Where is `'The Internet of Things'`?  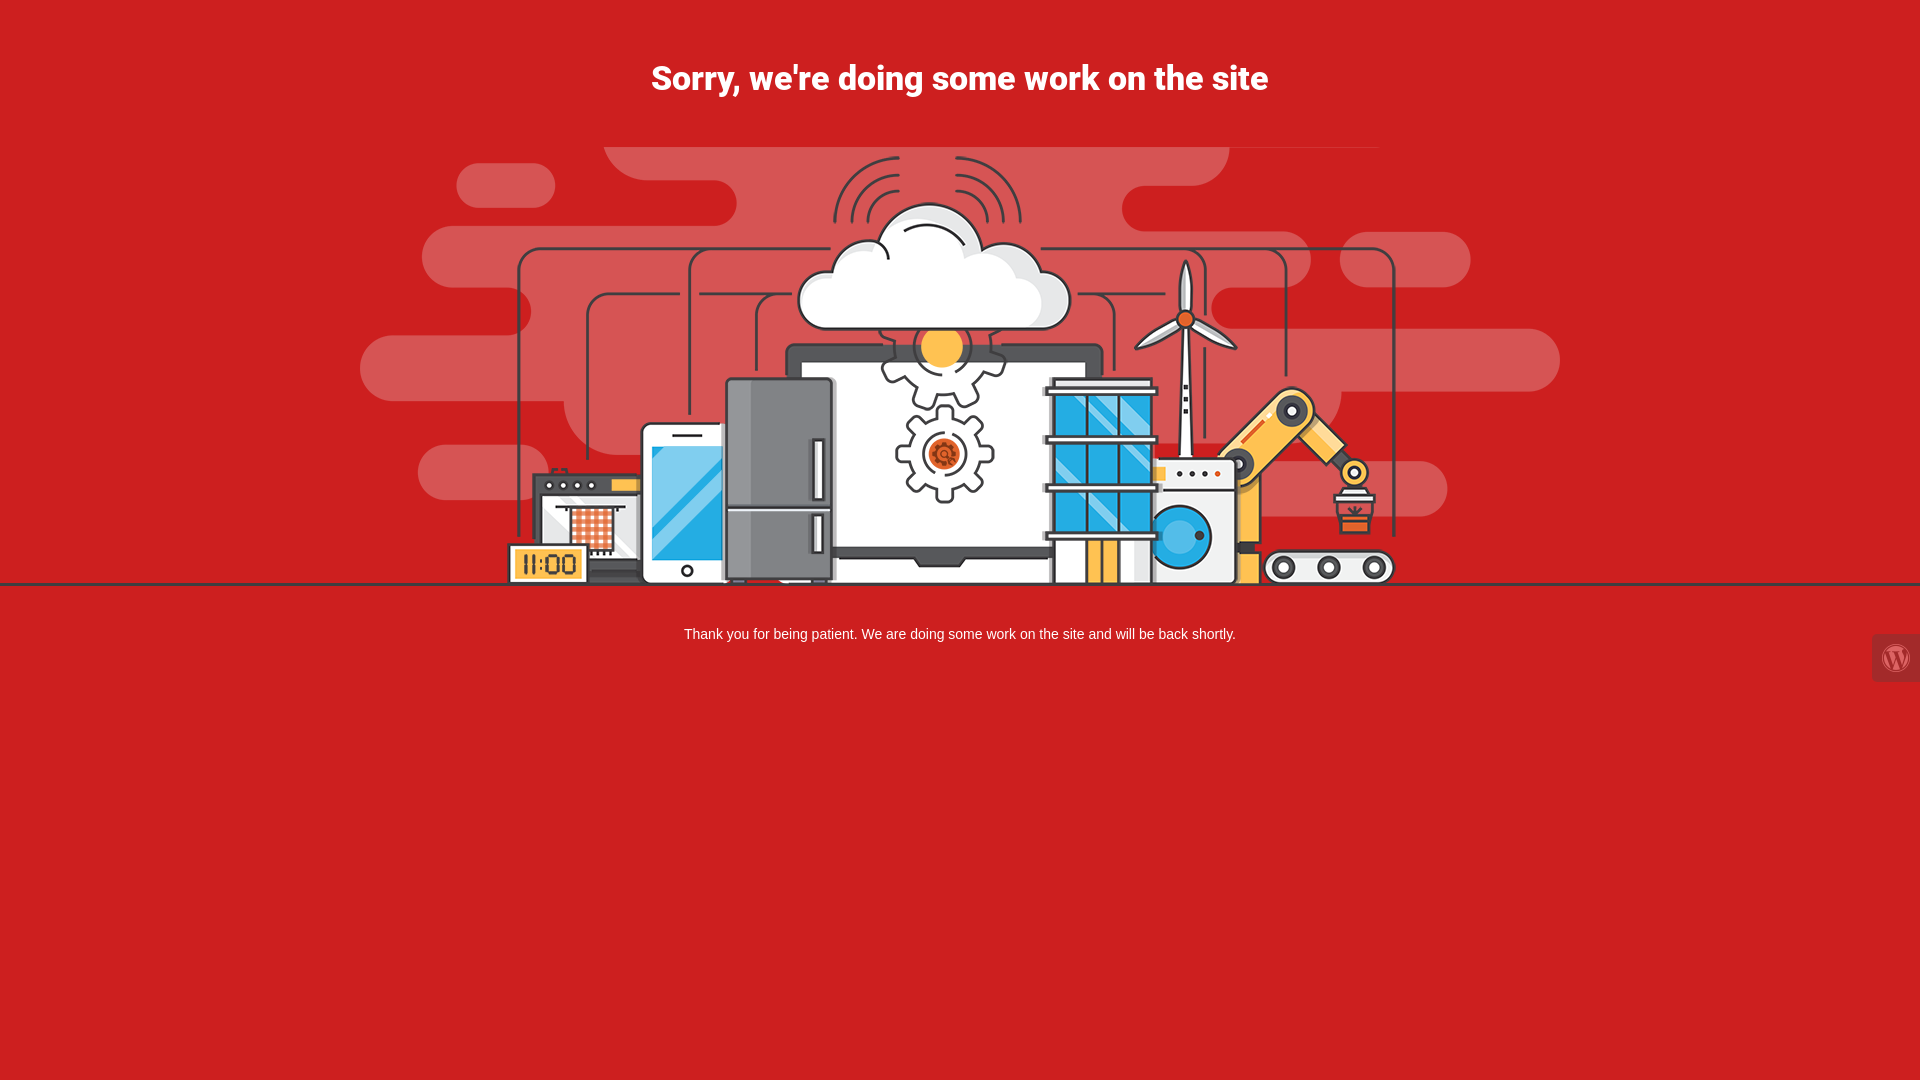
'The Internet of Things' is located at coordinates (960, 366).